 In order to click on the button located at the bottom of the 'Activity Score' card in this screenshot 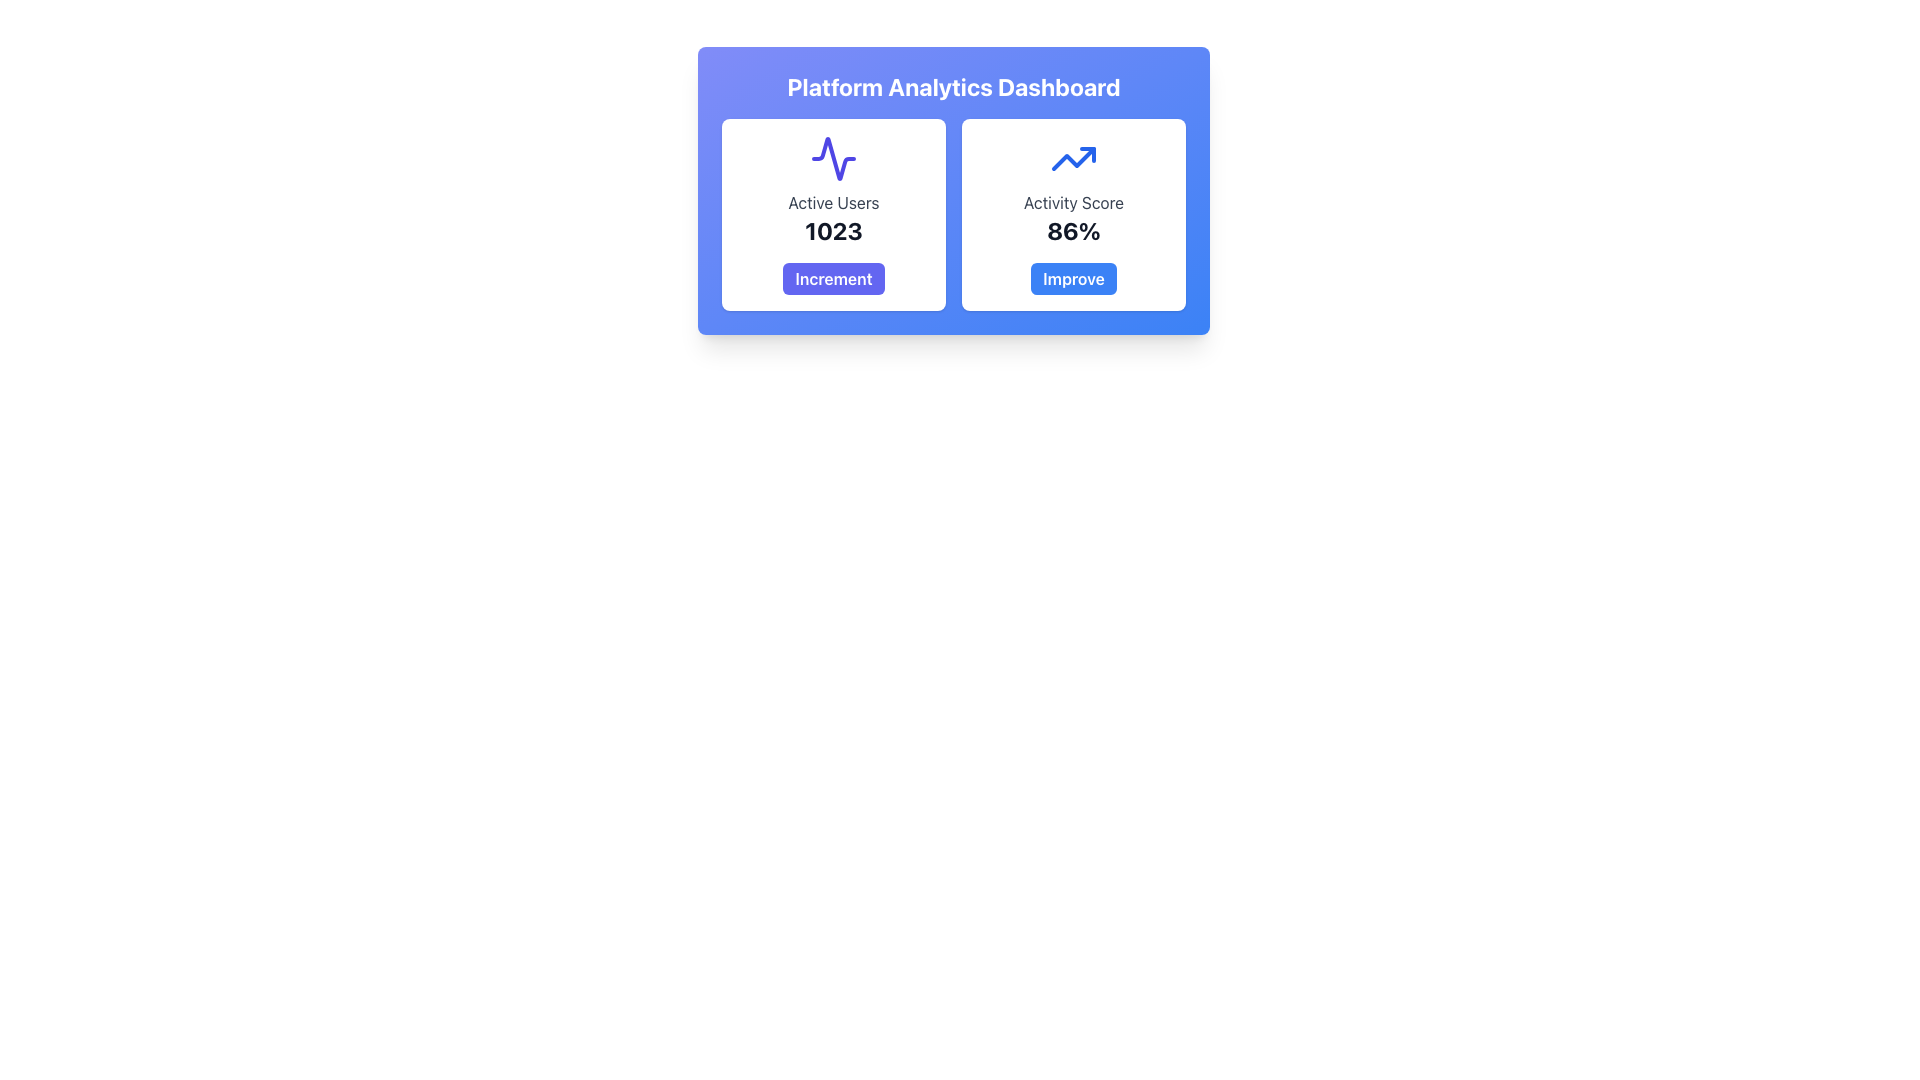, I will do `click(1073, 278)`.